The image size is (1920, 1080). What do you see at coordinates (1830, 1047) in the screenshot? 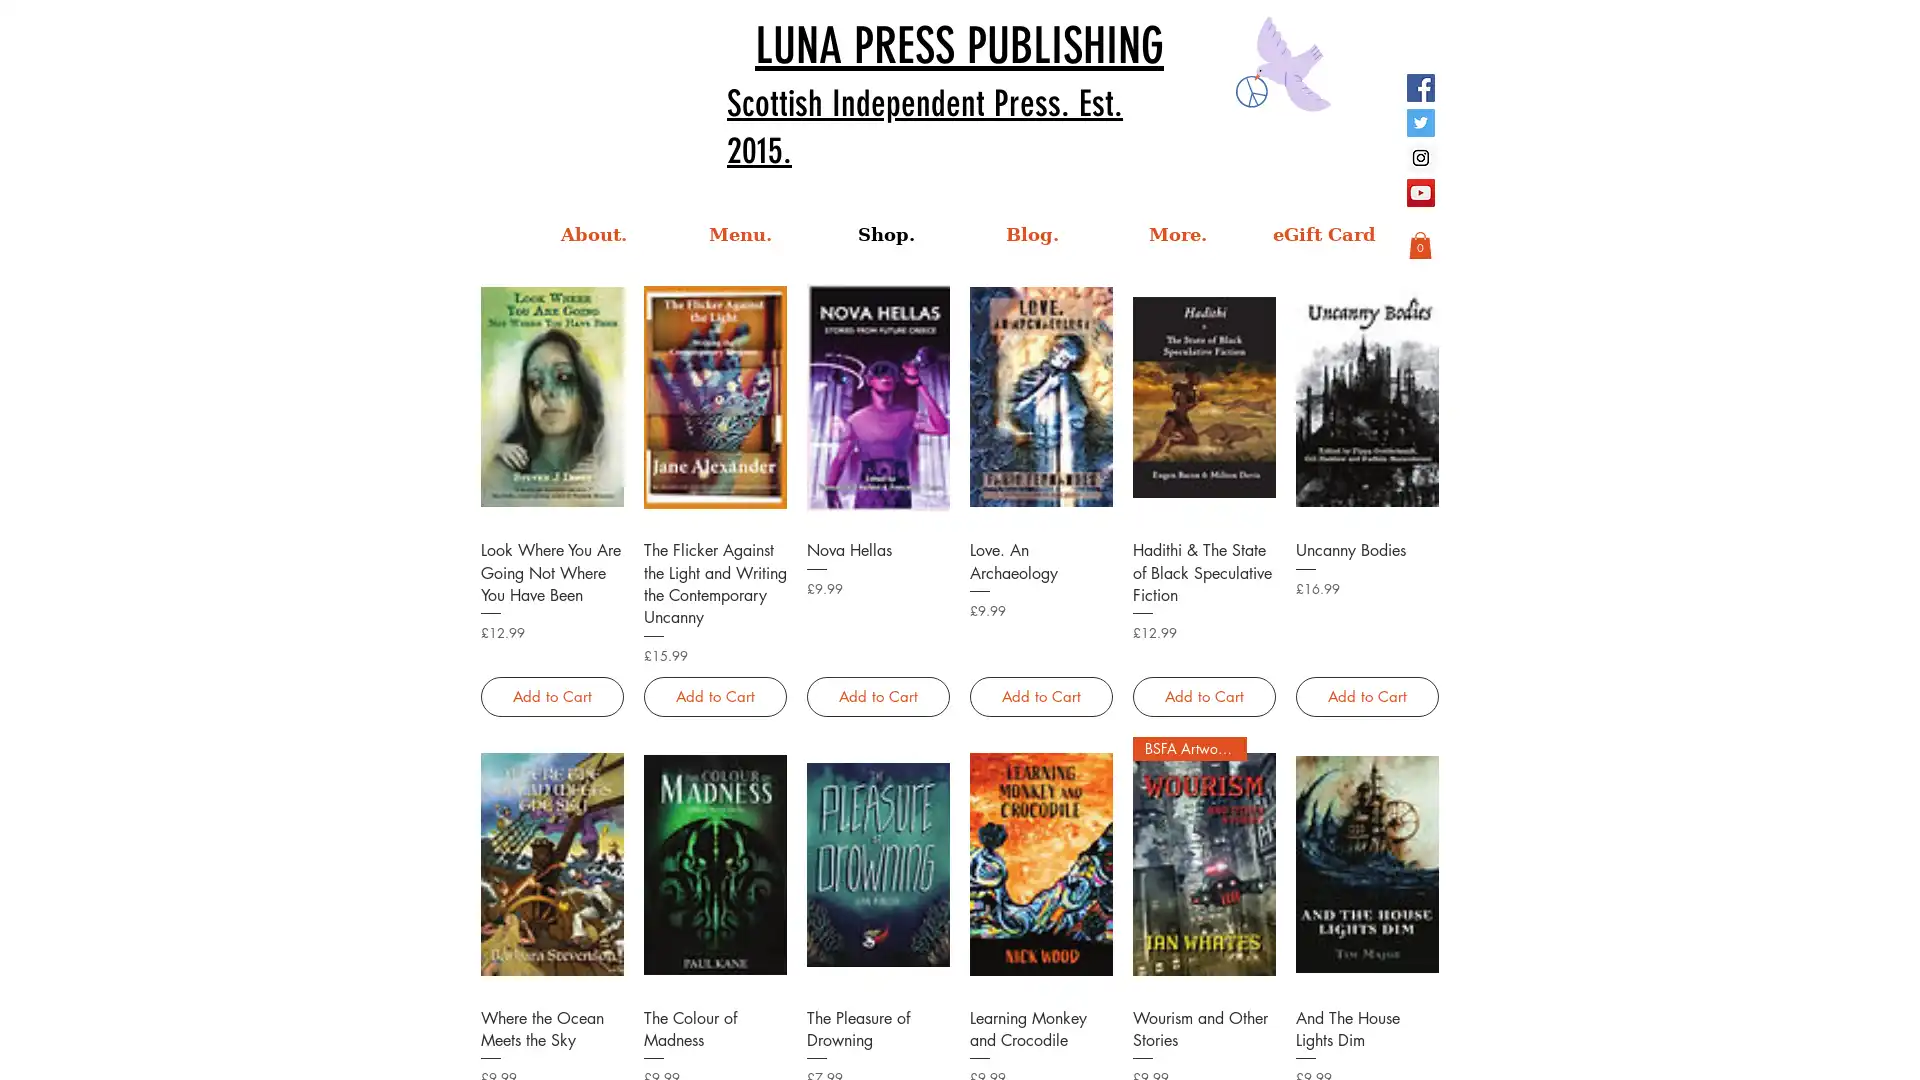
I see `Accept` at bounding box center [1830, 1047].